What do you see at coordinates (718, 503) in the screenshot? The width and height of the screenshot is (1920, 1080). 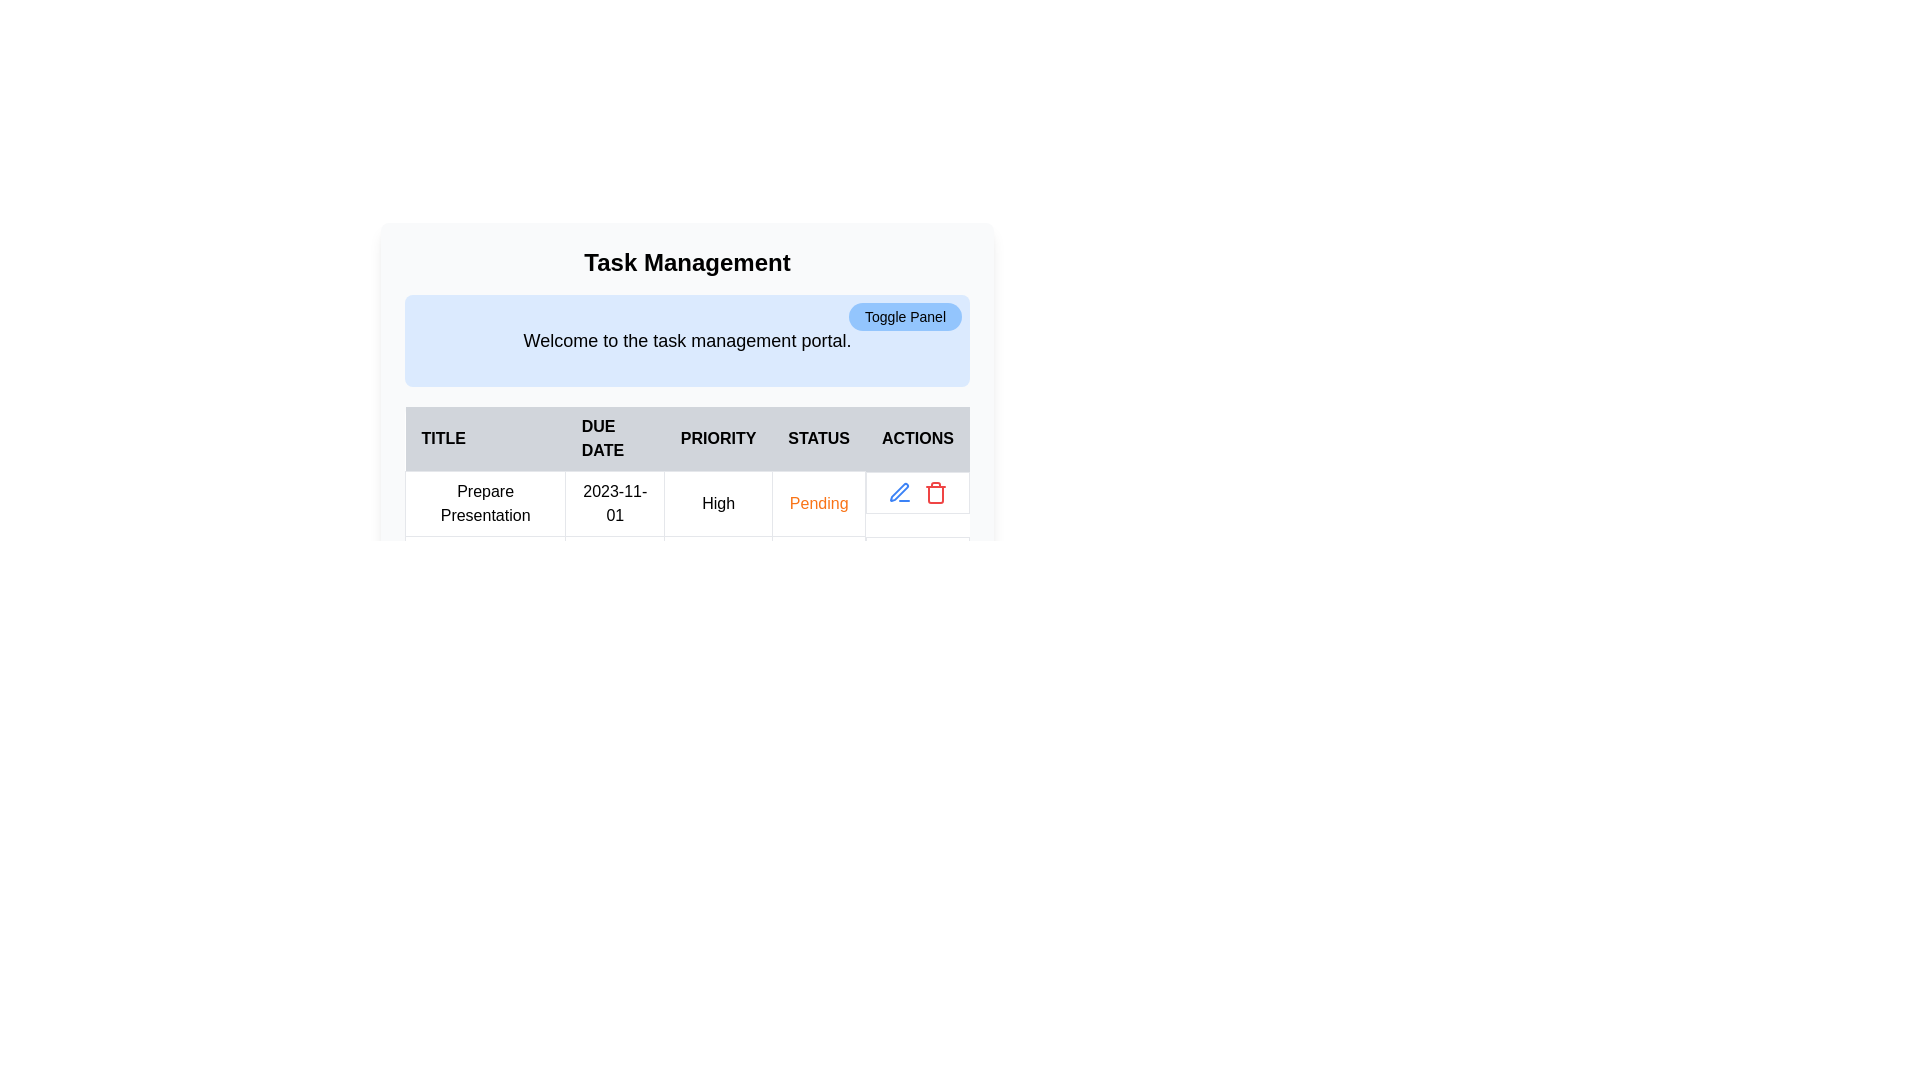 I see `the text label indicating the priority level of the task 'Prepare Presentation' in the management table, located in the third column before the 'STATUS' column` at bounding box center [718, 503].